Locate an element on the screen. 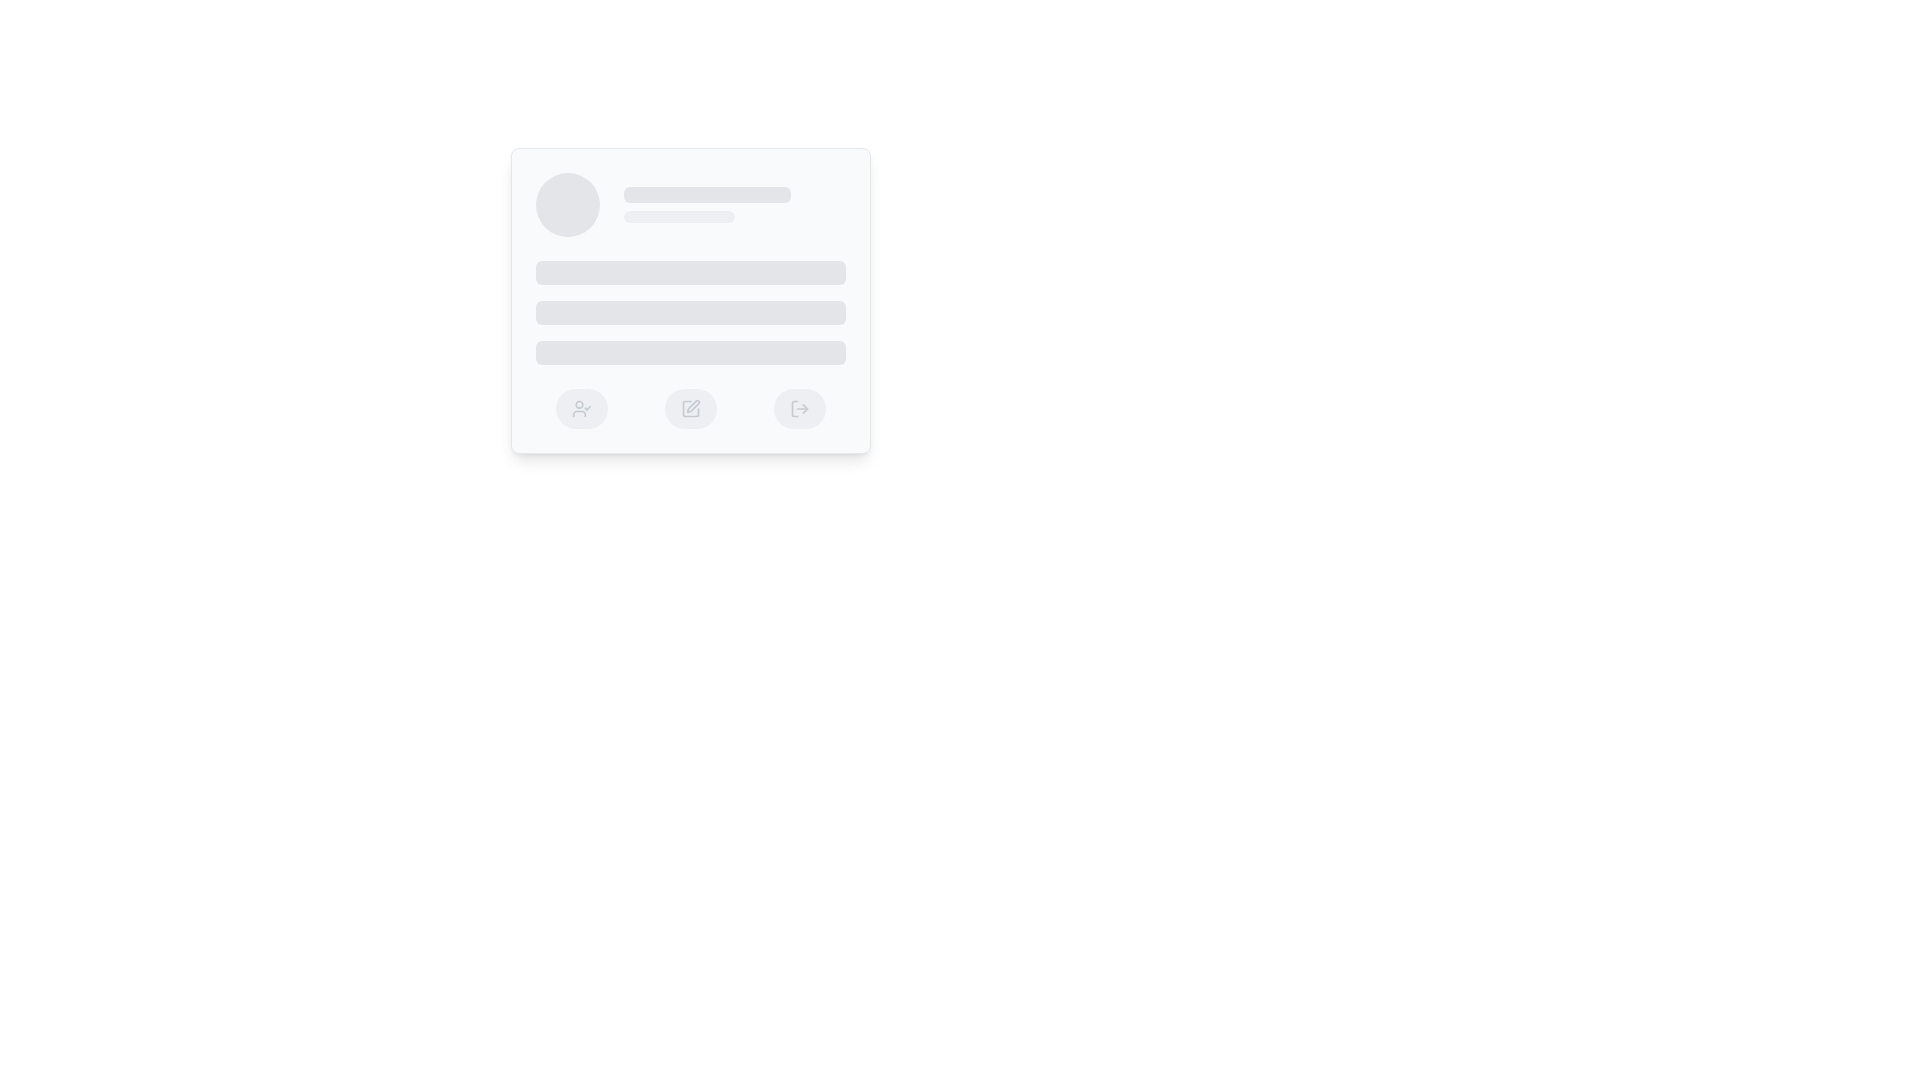 The image size is (1920, 1080). the second horizontal Loading Placeholder Bar, which serves as a loading indicator for content, located centrally within the panel is located at coordinates (691, 312).